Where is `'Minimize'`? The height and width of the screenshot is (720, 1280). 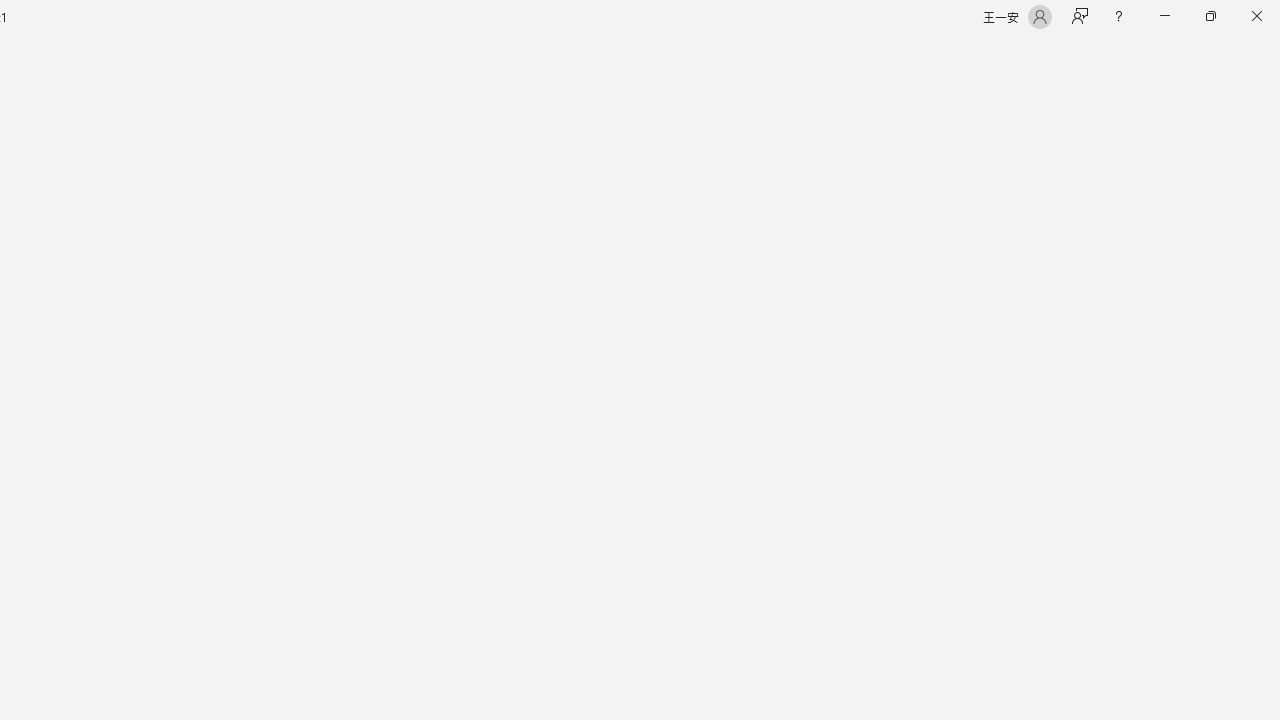 'Minimize' is located at coordinates (1164, 16).